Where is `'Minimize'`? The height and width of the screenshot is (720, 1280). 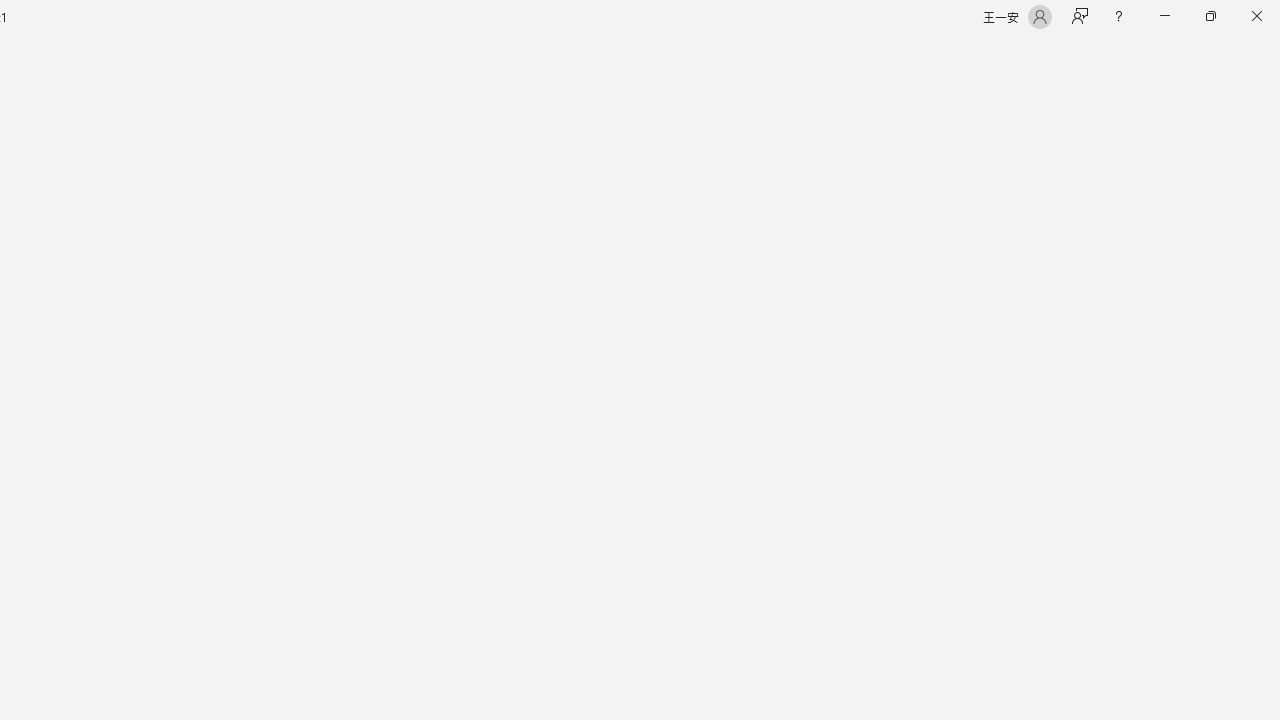 'Minimize' is located at coordinates (1164, 16).